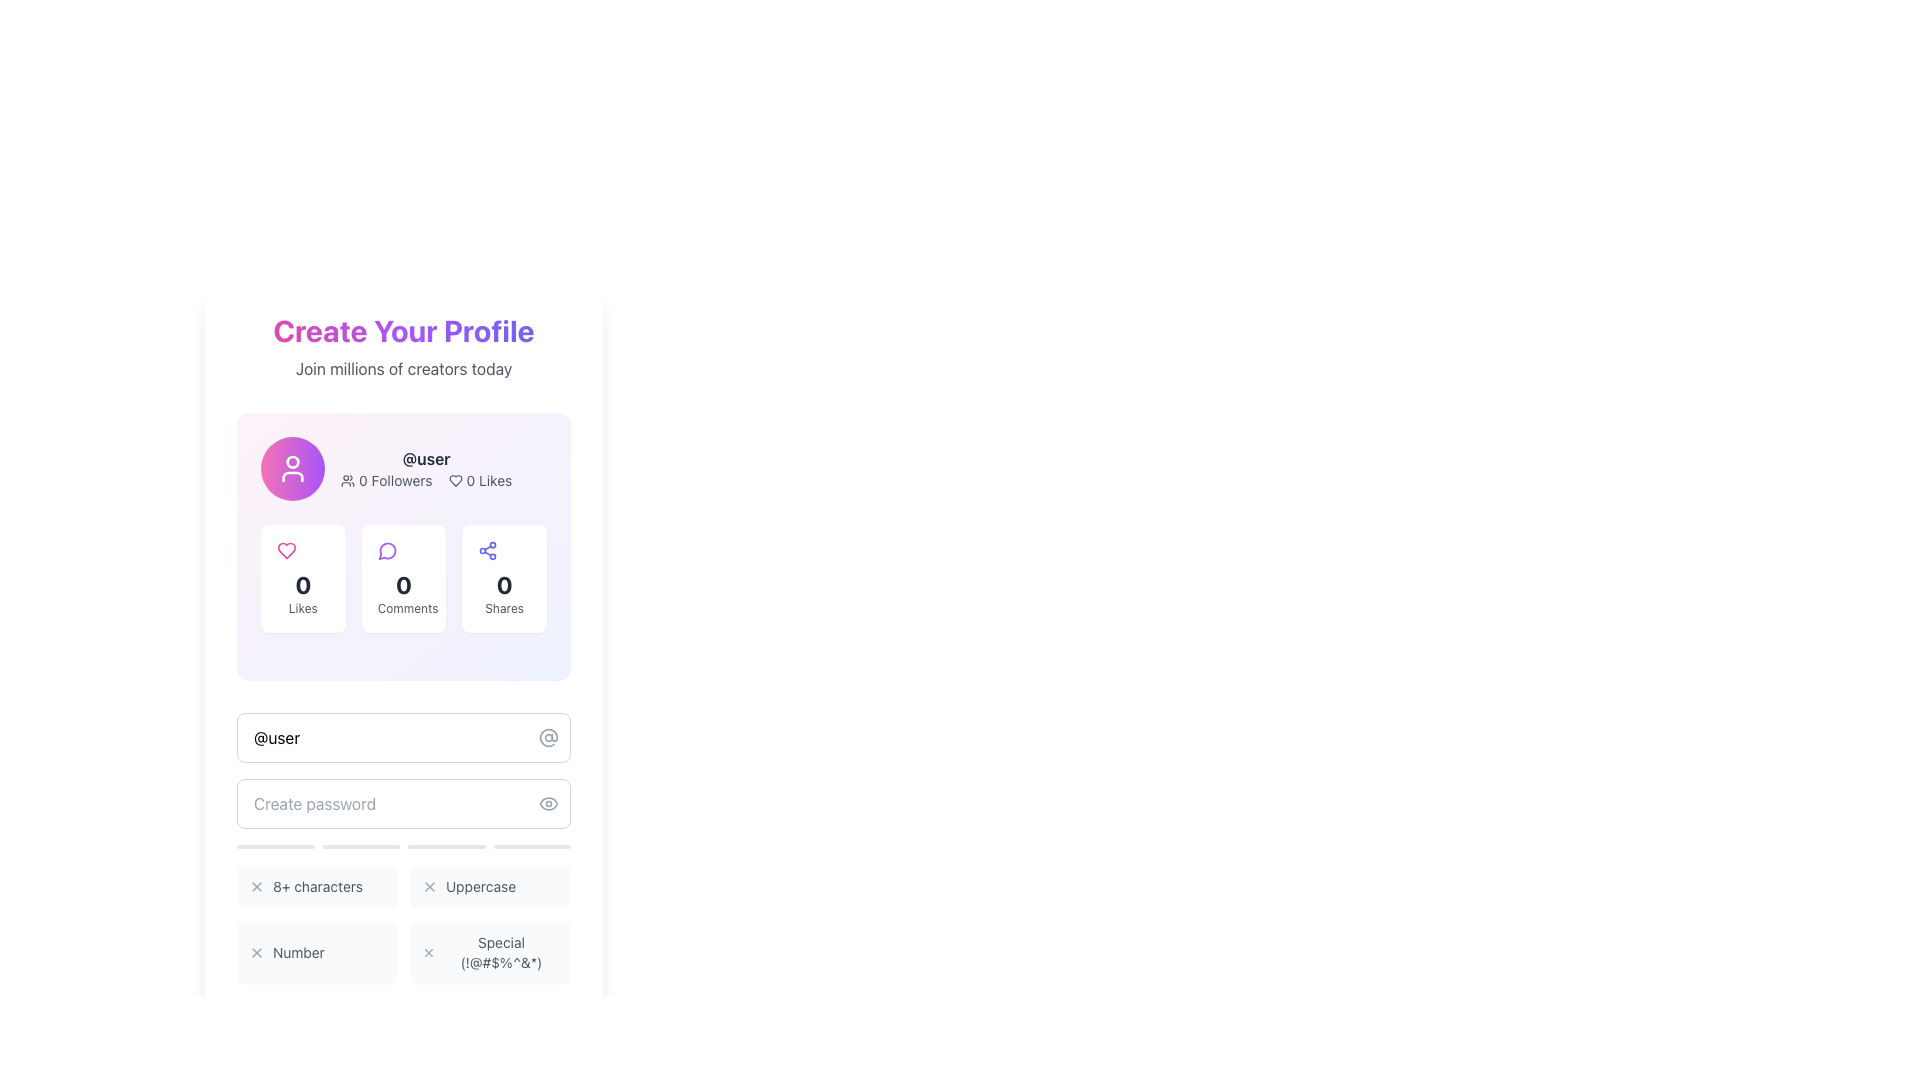 This screenshot has height=1080, width=1920. Describe the element at coordinates (454, 481) in the screenshot. I see `the heart-shaped icon with a hollow center located next to the '0 Likes' text in the top-right section of the user profile card` at that location.